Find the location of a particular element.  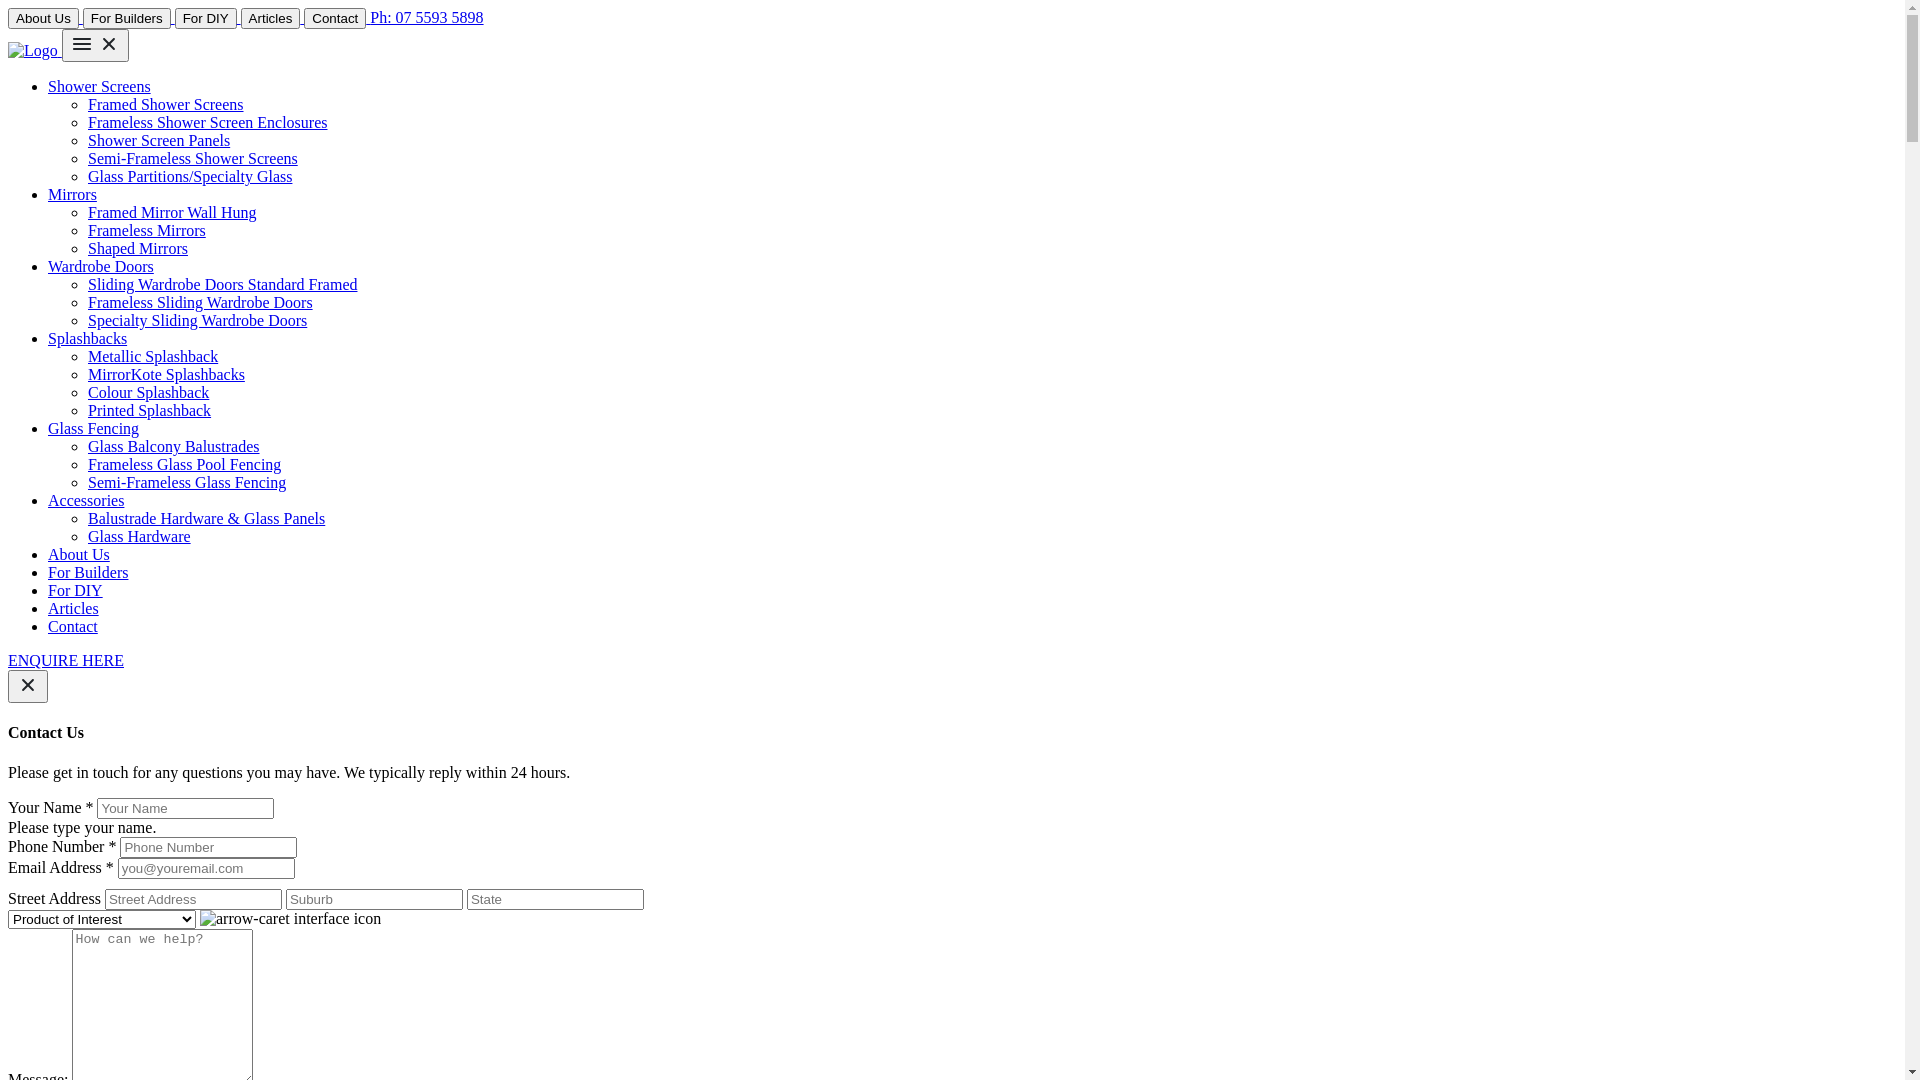

'ENQUIRE HERE' is located at coordinates (66, 660).